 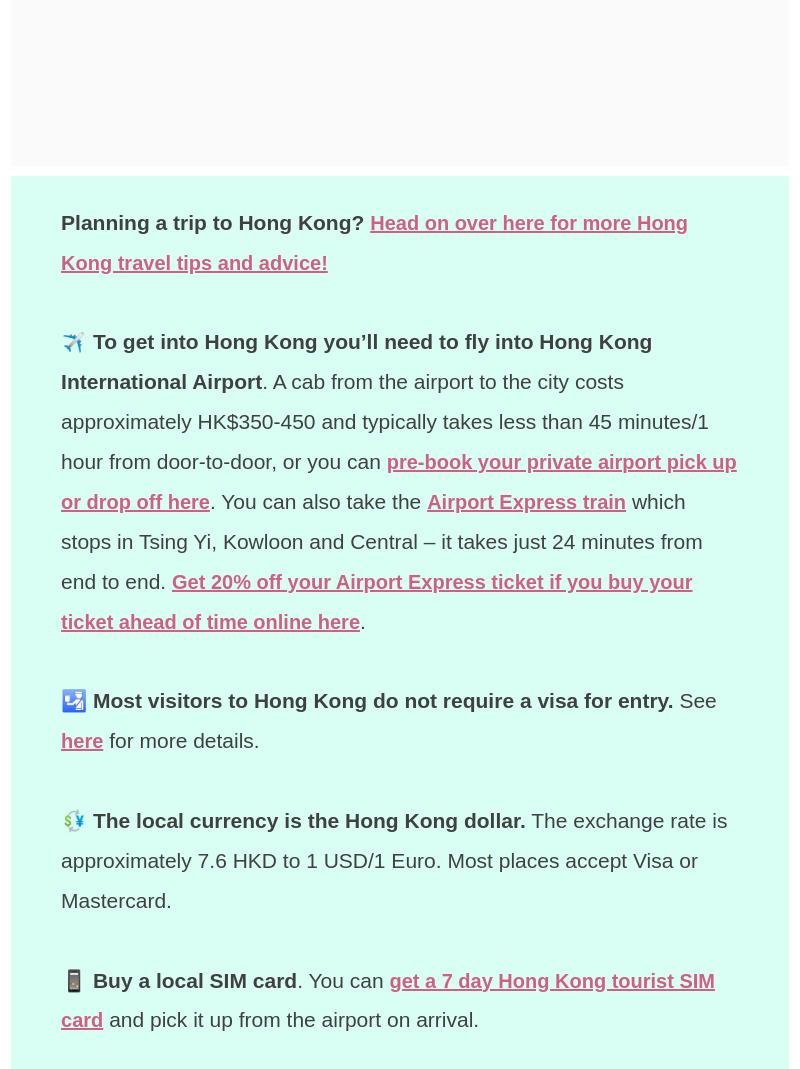 I want to click on 'The local currency is the Hong Kong dollar.', so click(x=307, y=819).